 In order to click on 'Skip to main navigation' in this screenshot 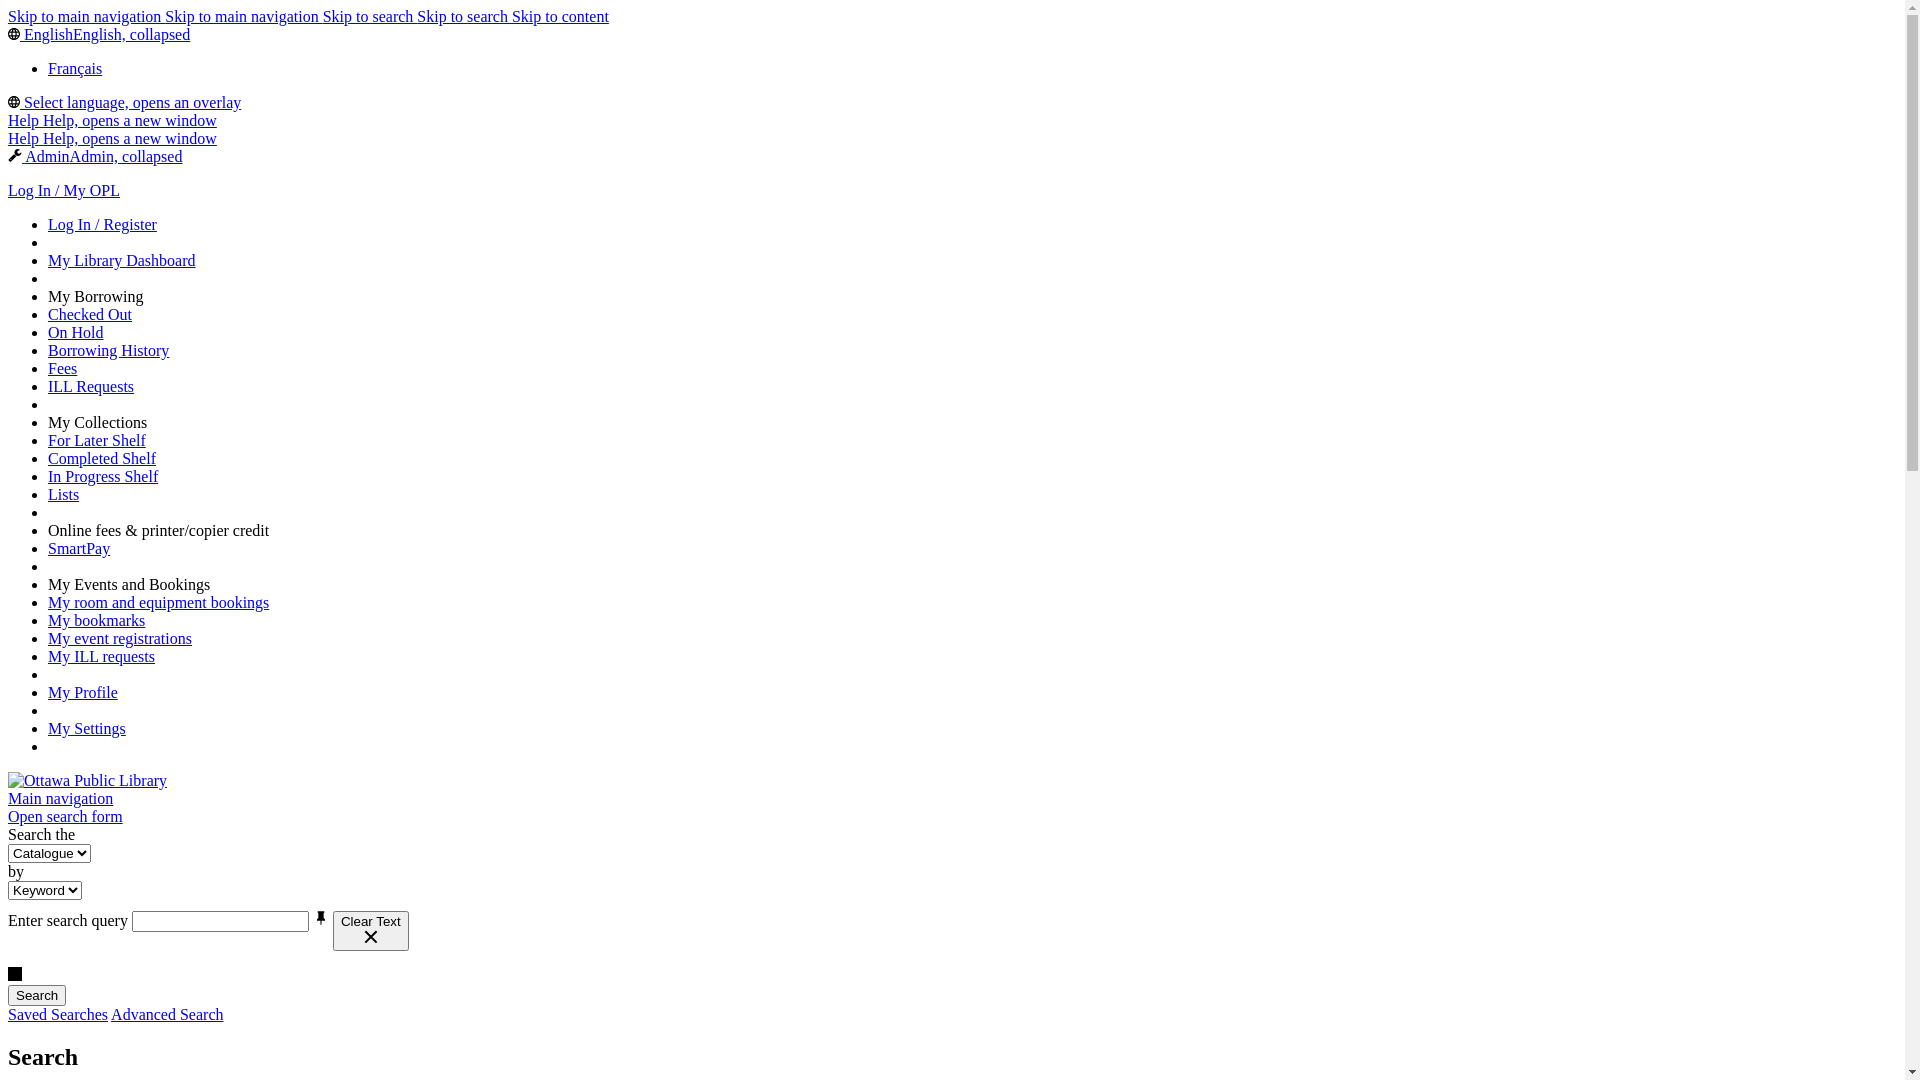, I will do `click(85, 16)`.